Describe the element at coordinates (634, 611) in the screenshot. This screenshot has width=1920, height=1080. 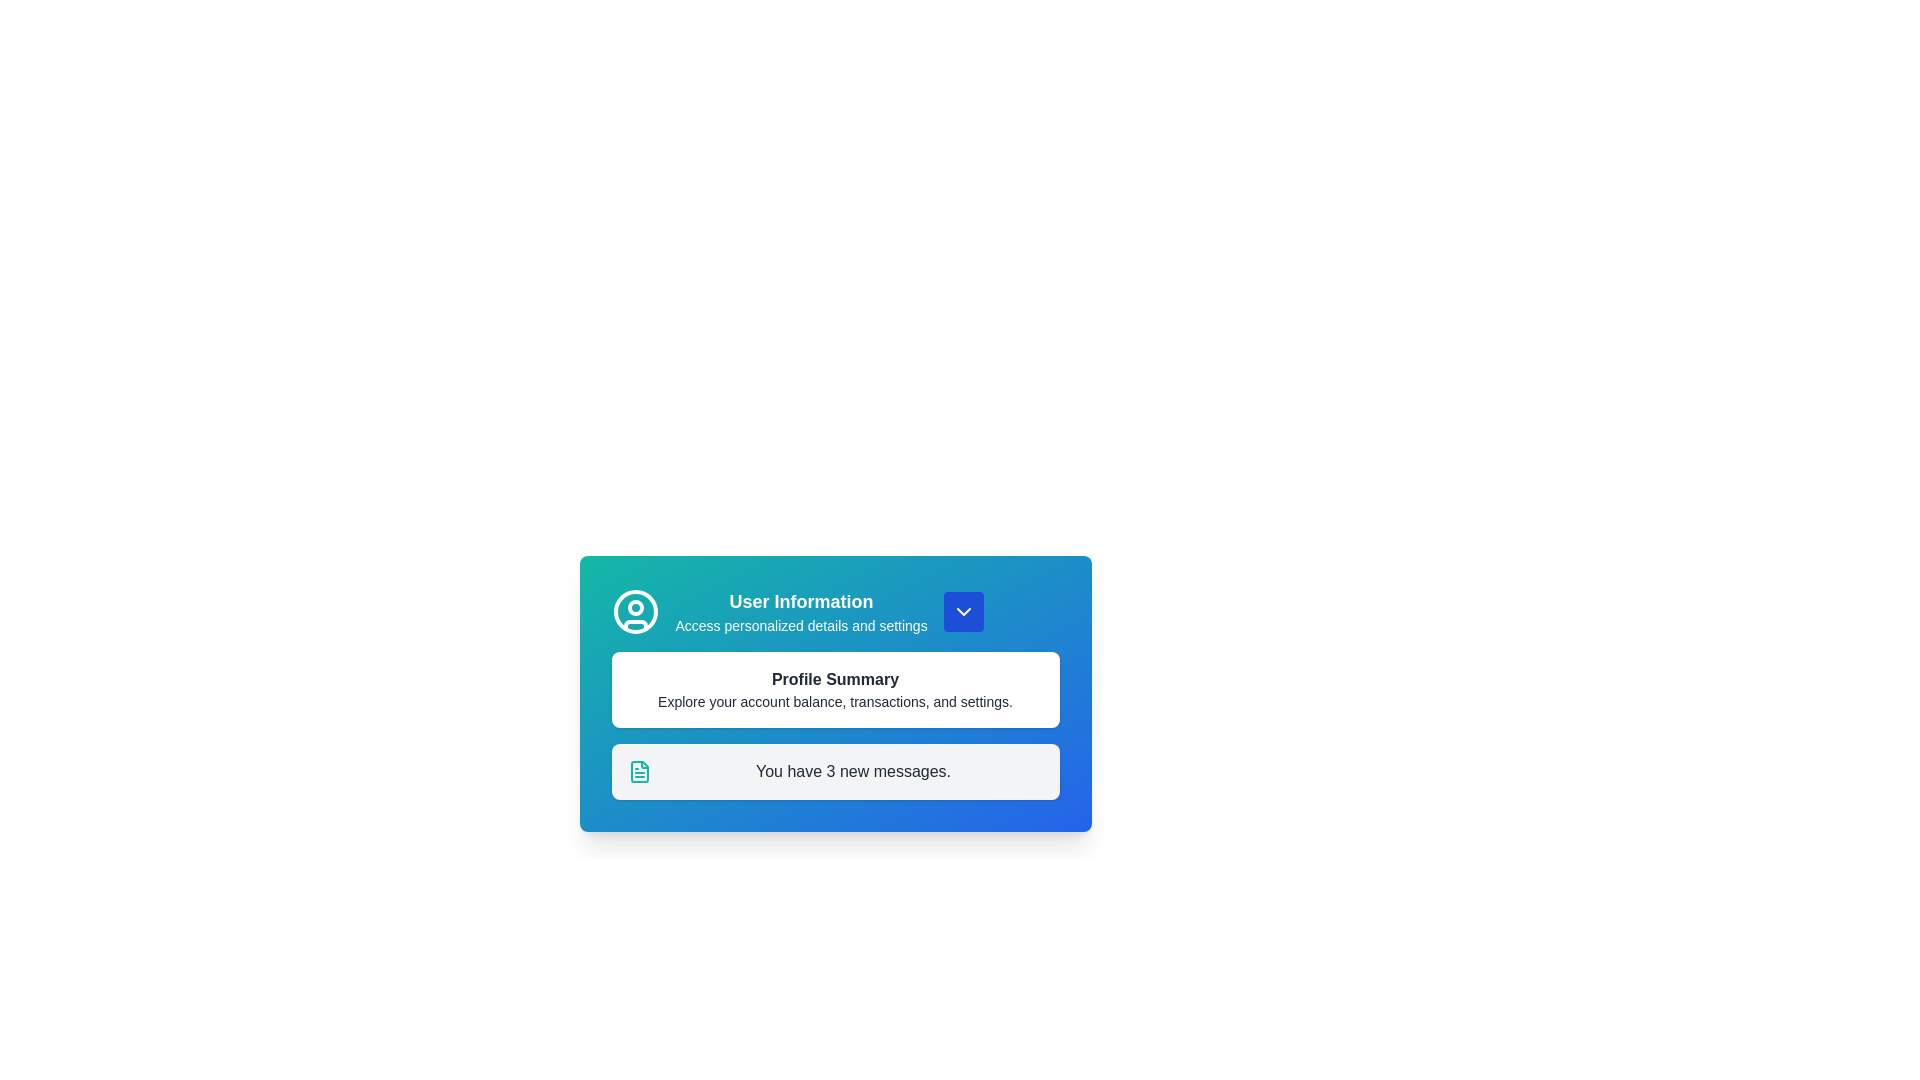
I see `the user profile icon located at the top-left corner of the user information section` at that location.